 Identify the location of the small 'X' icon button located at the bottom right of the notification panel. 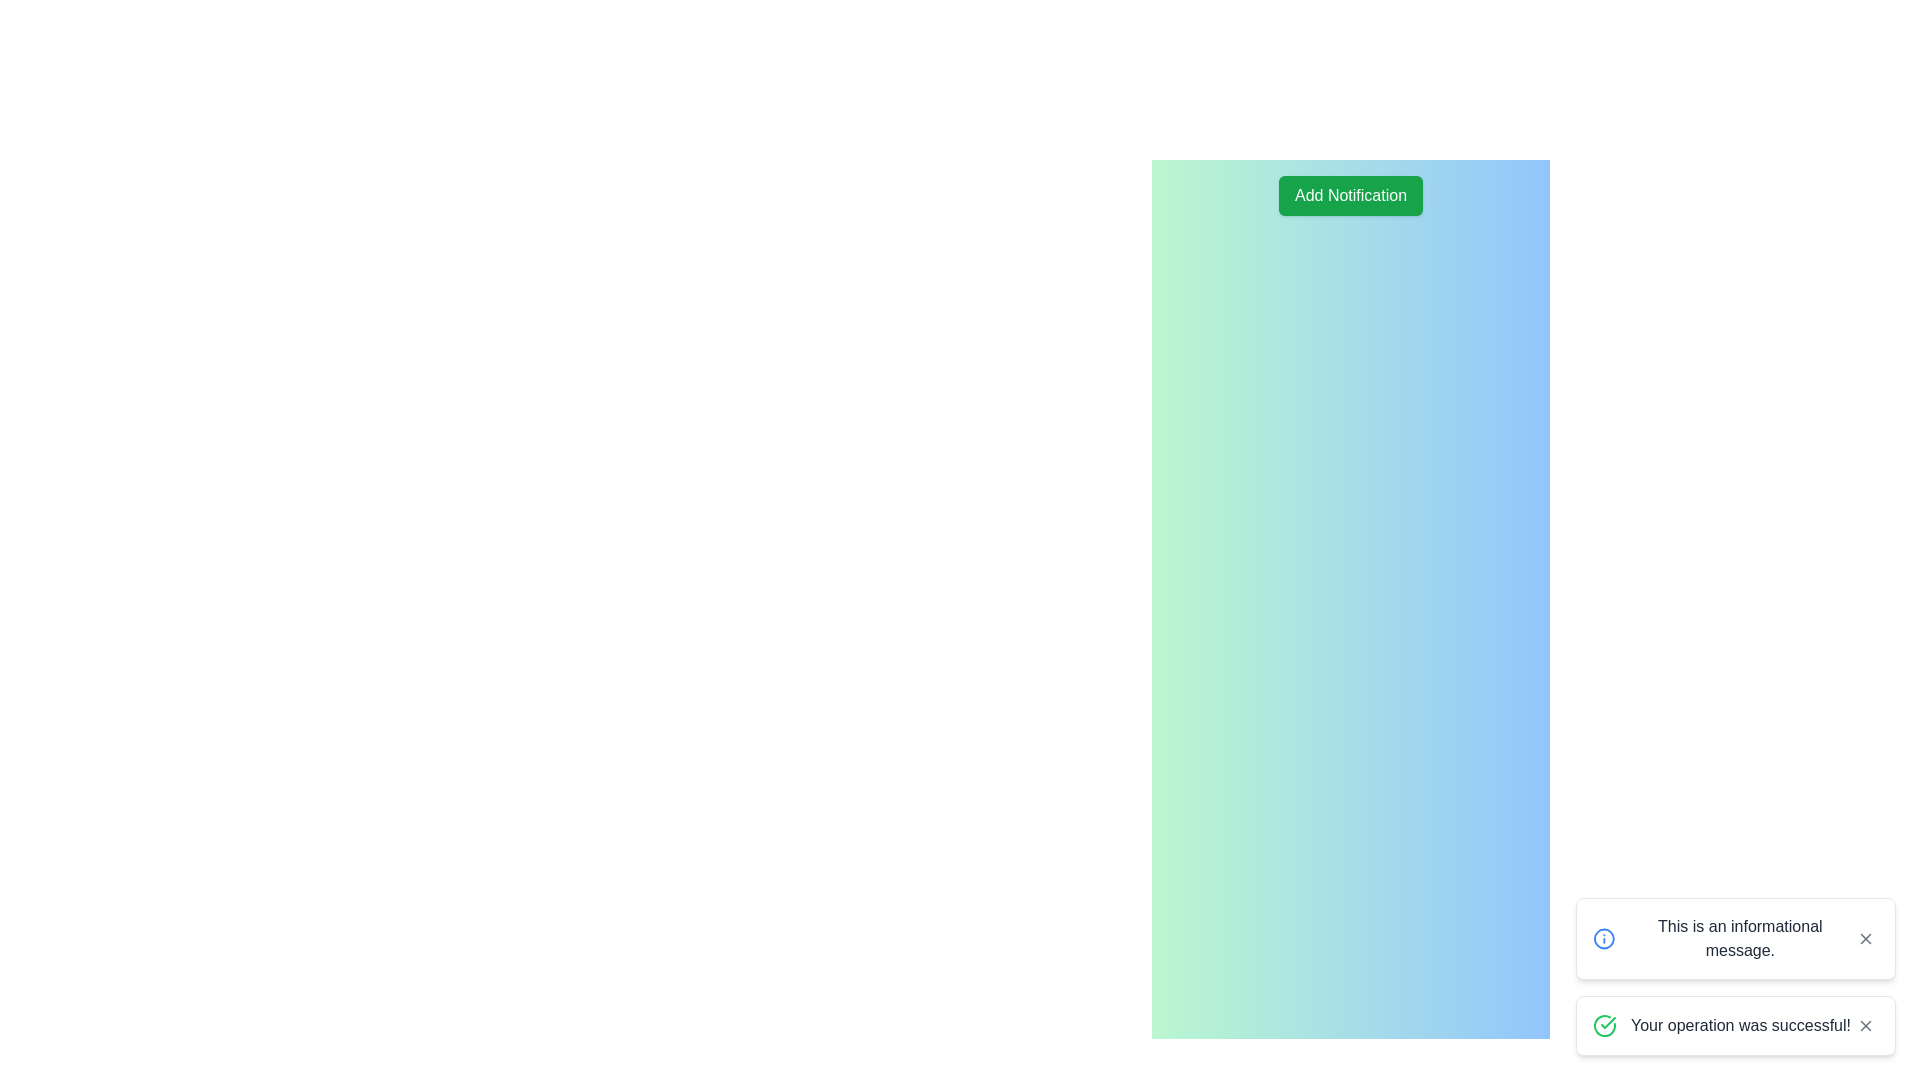
(1865, 1026).